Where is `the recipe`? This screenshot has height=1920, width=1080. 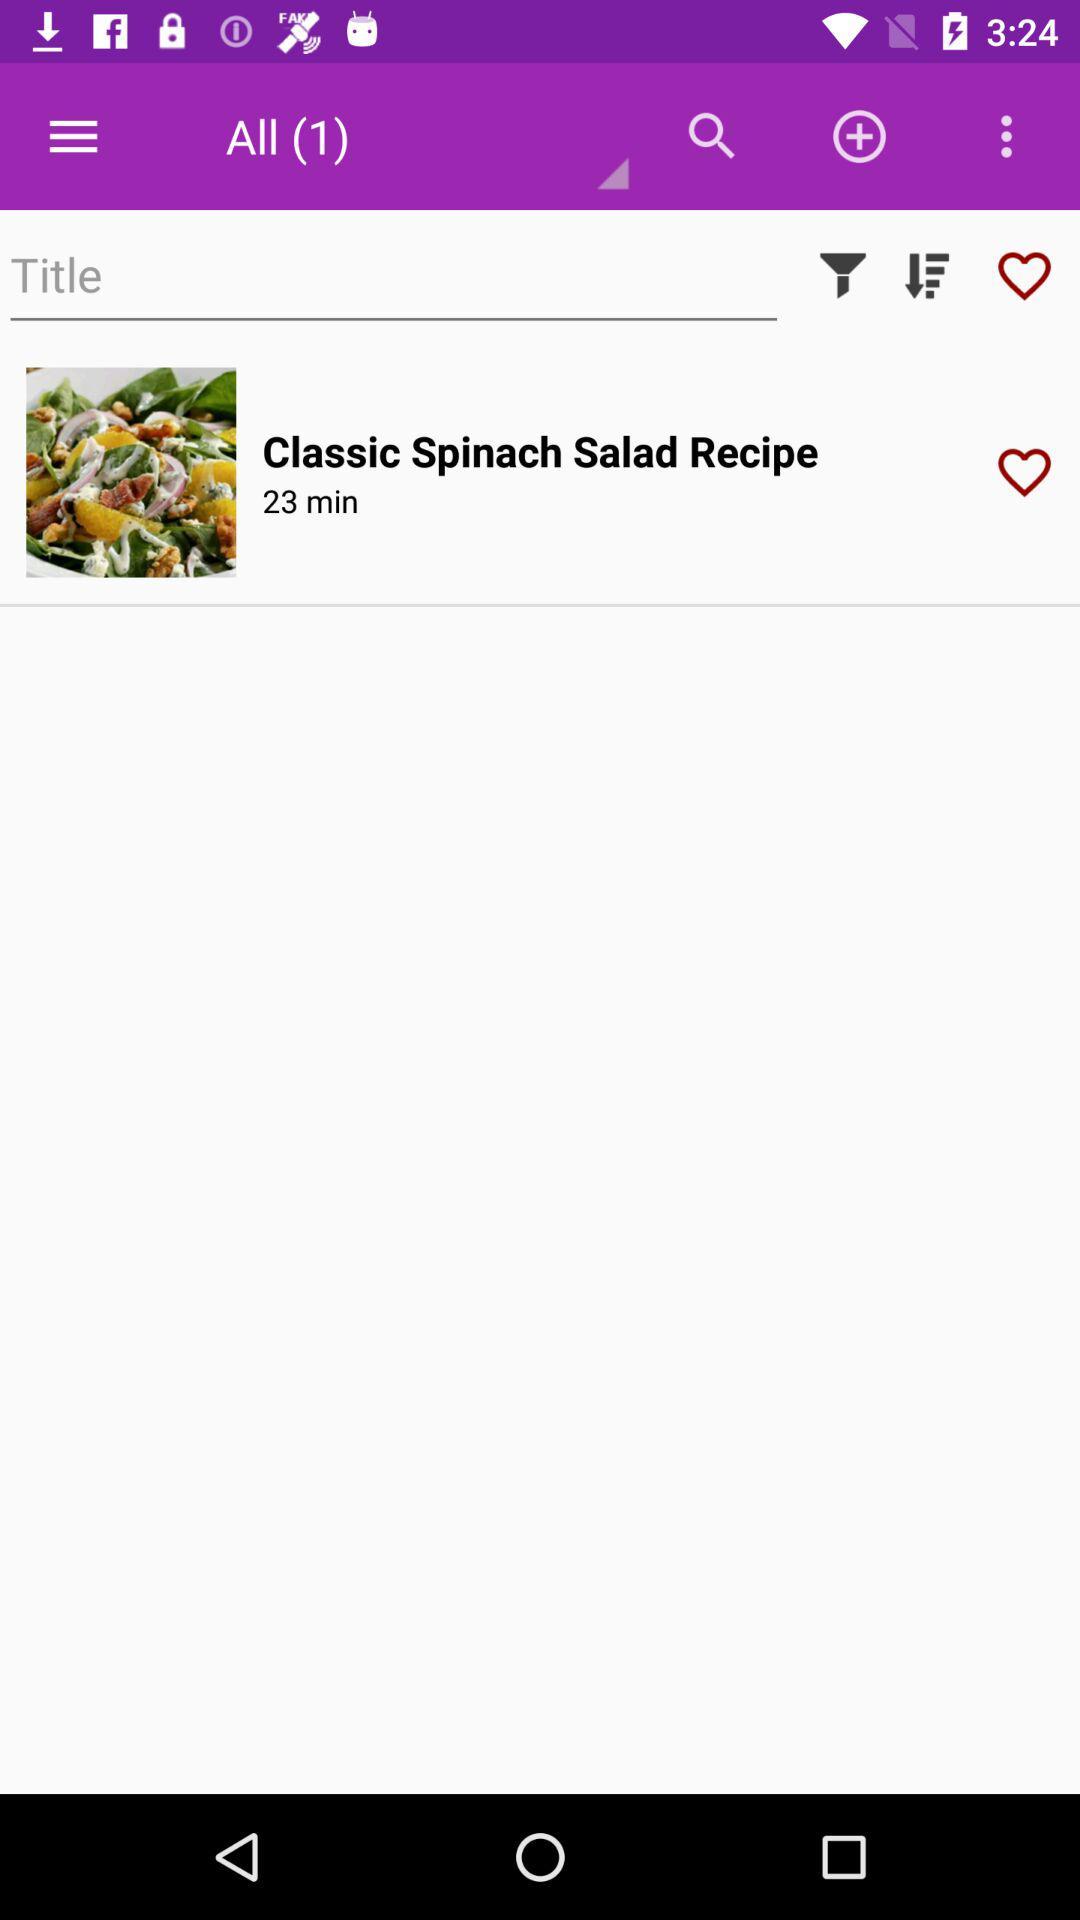 the recipe is located at coordinates (1031, 471).